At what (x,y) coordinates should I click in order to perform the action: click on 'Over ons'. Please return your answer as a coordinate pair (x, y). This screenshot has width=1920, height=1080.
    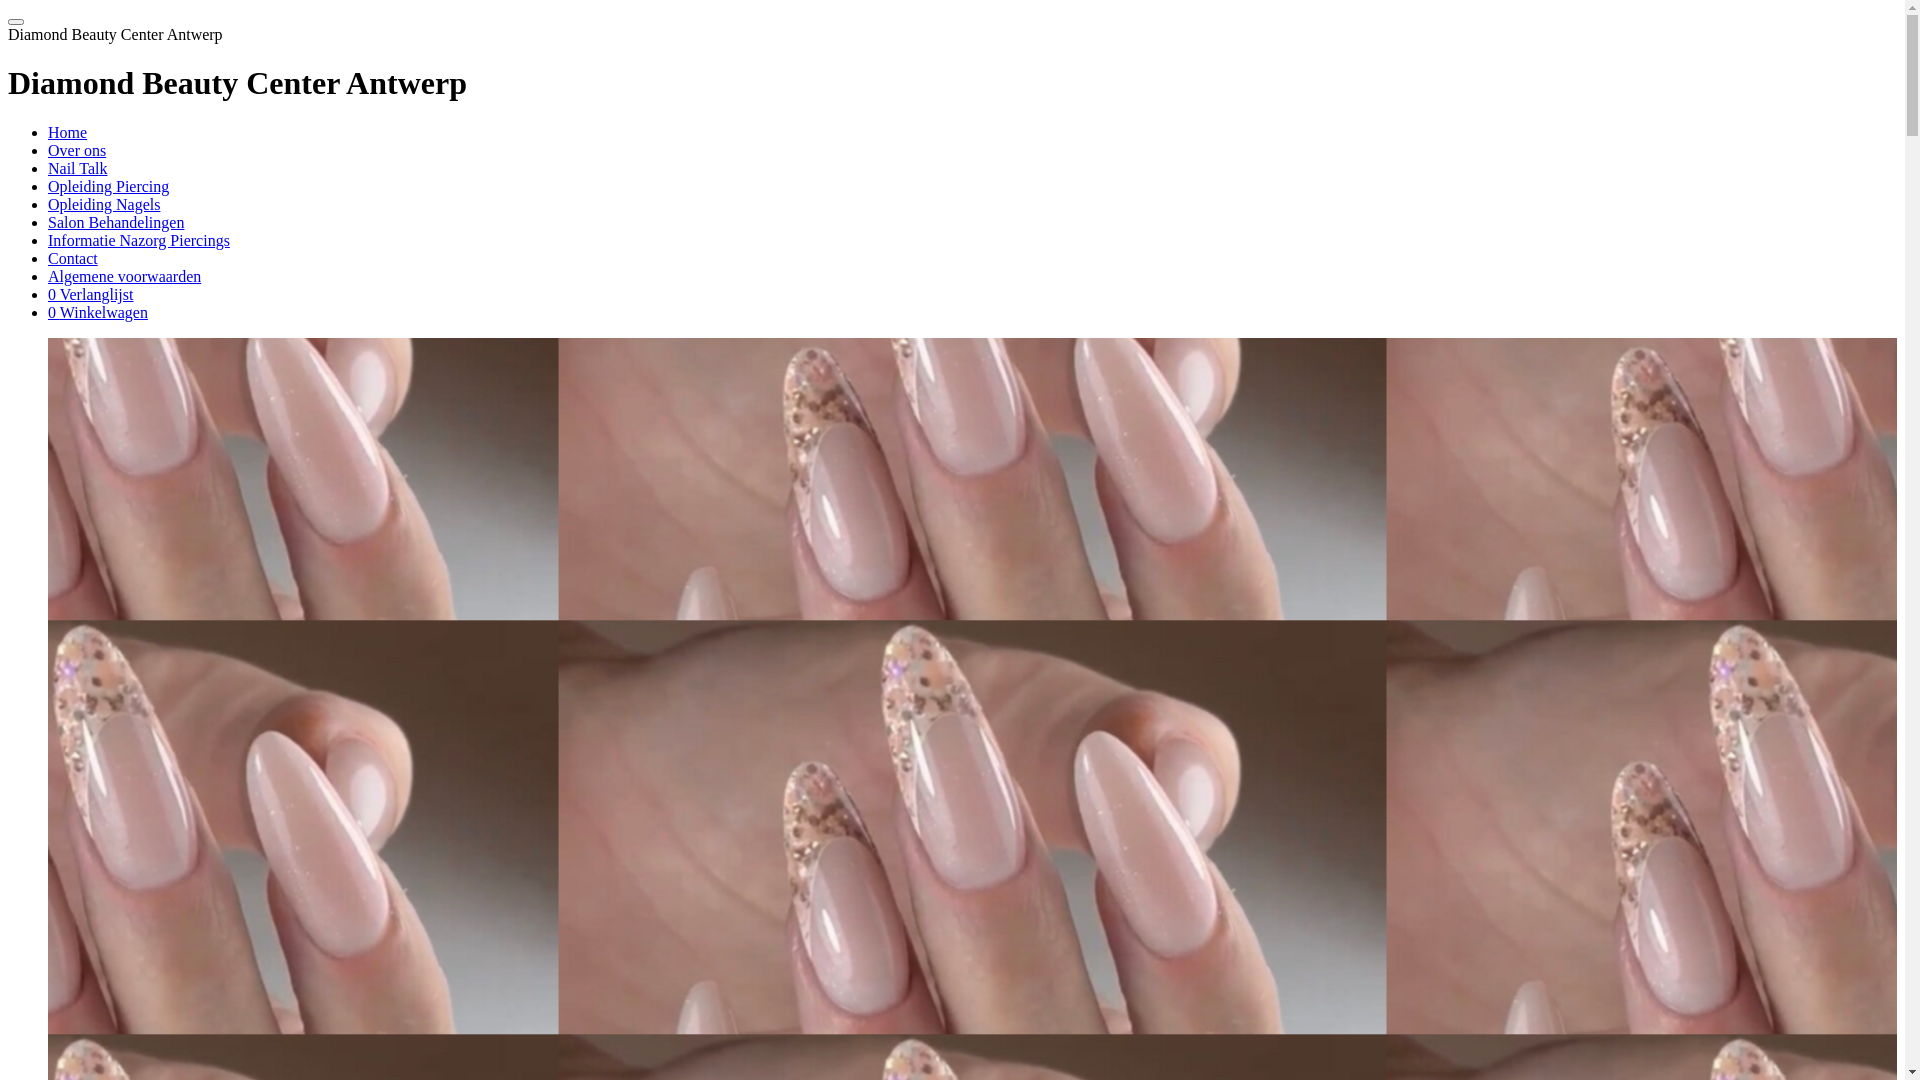
    Looking at the image, I should click on (76, 149).